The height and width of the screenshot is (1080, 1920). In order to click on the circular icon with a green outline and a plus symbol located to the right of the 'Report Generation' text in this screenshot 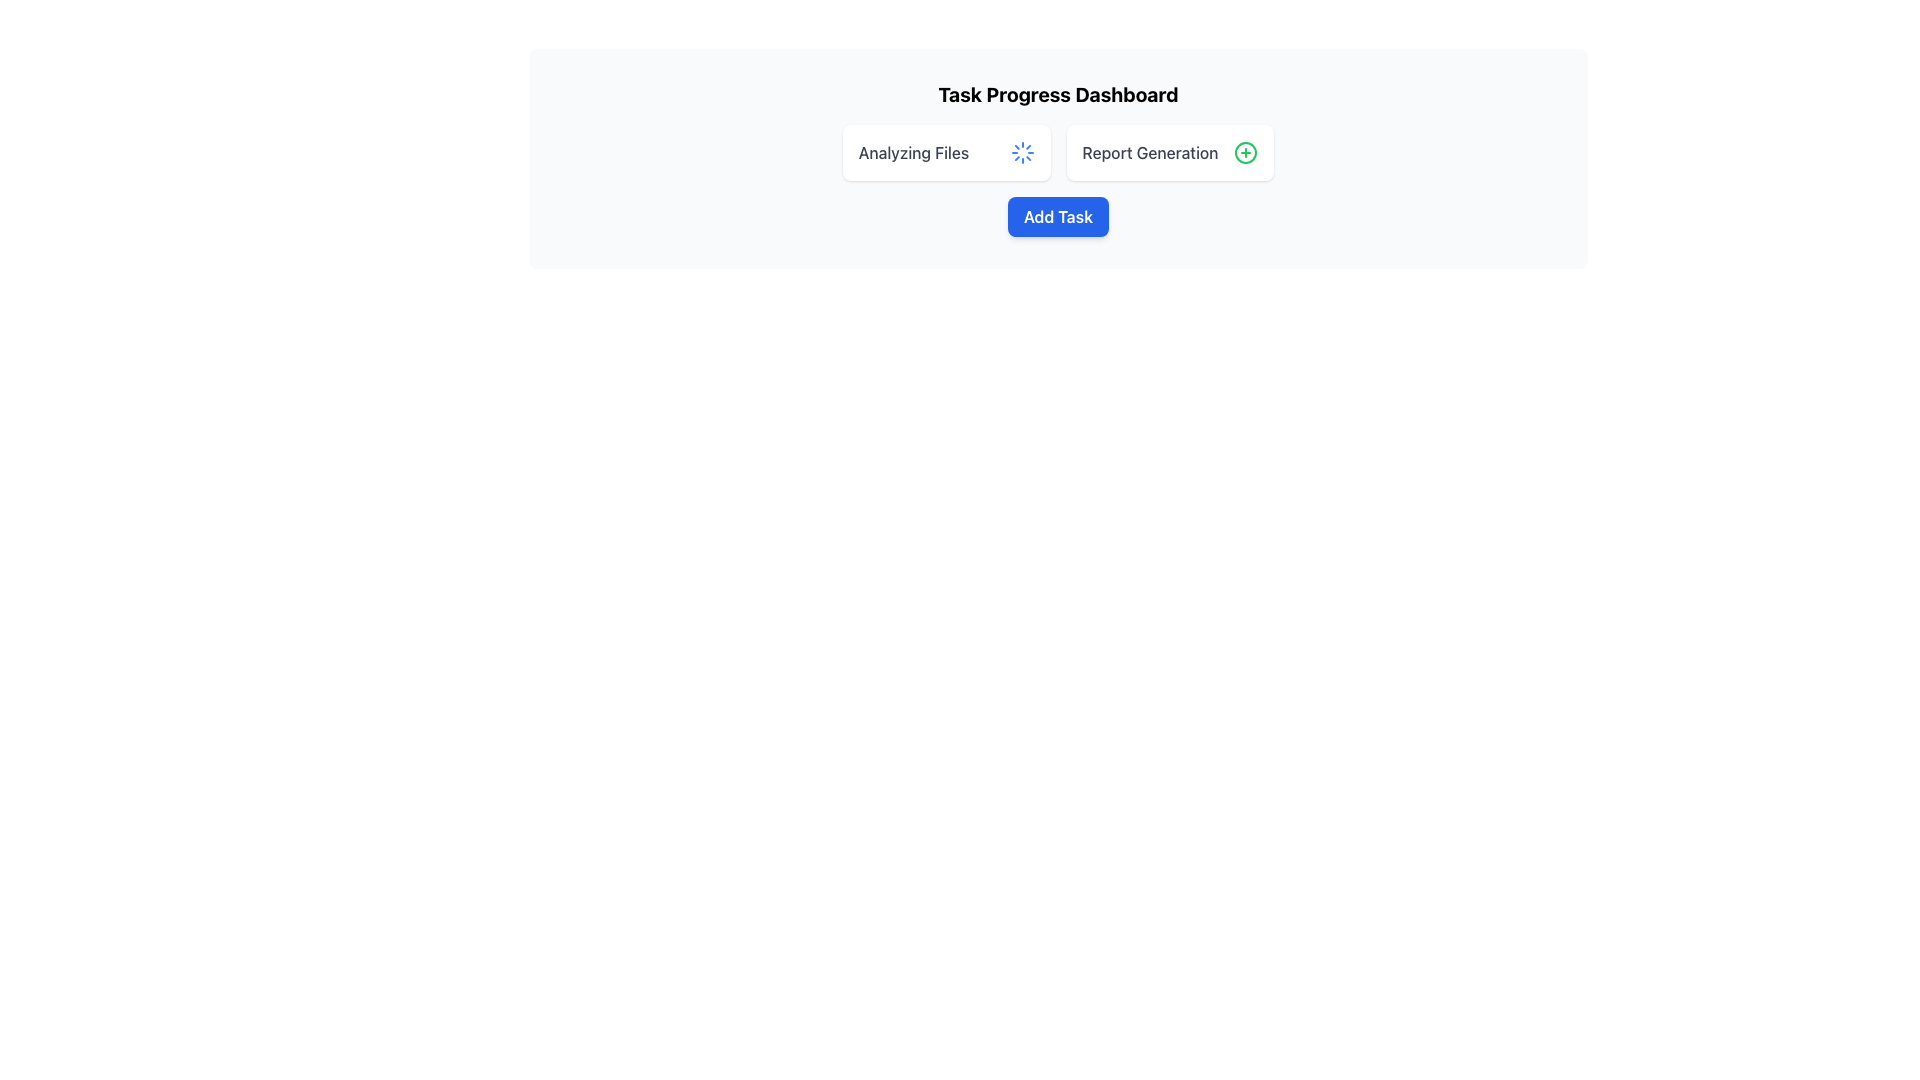, I will do `click(1245, 152)`.